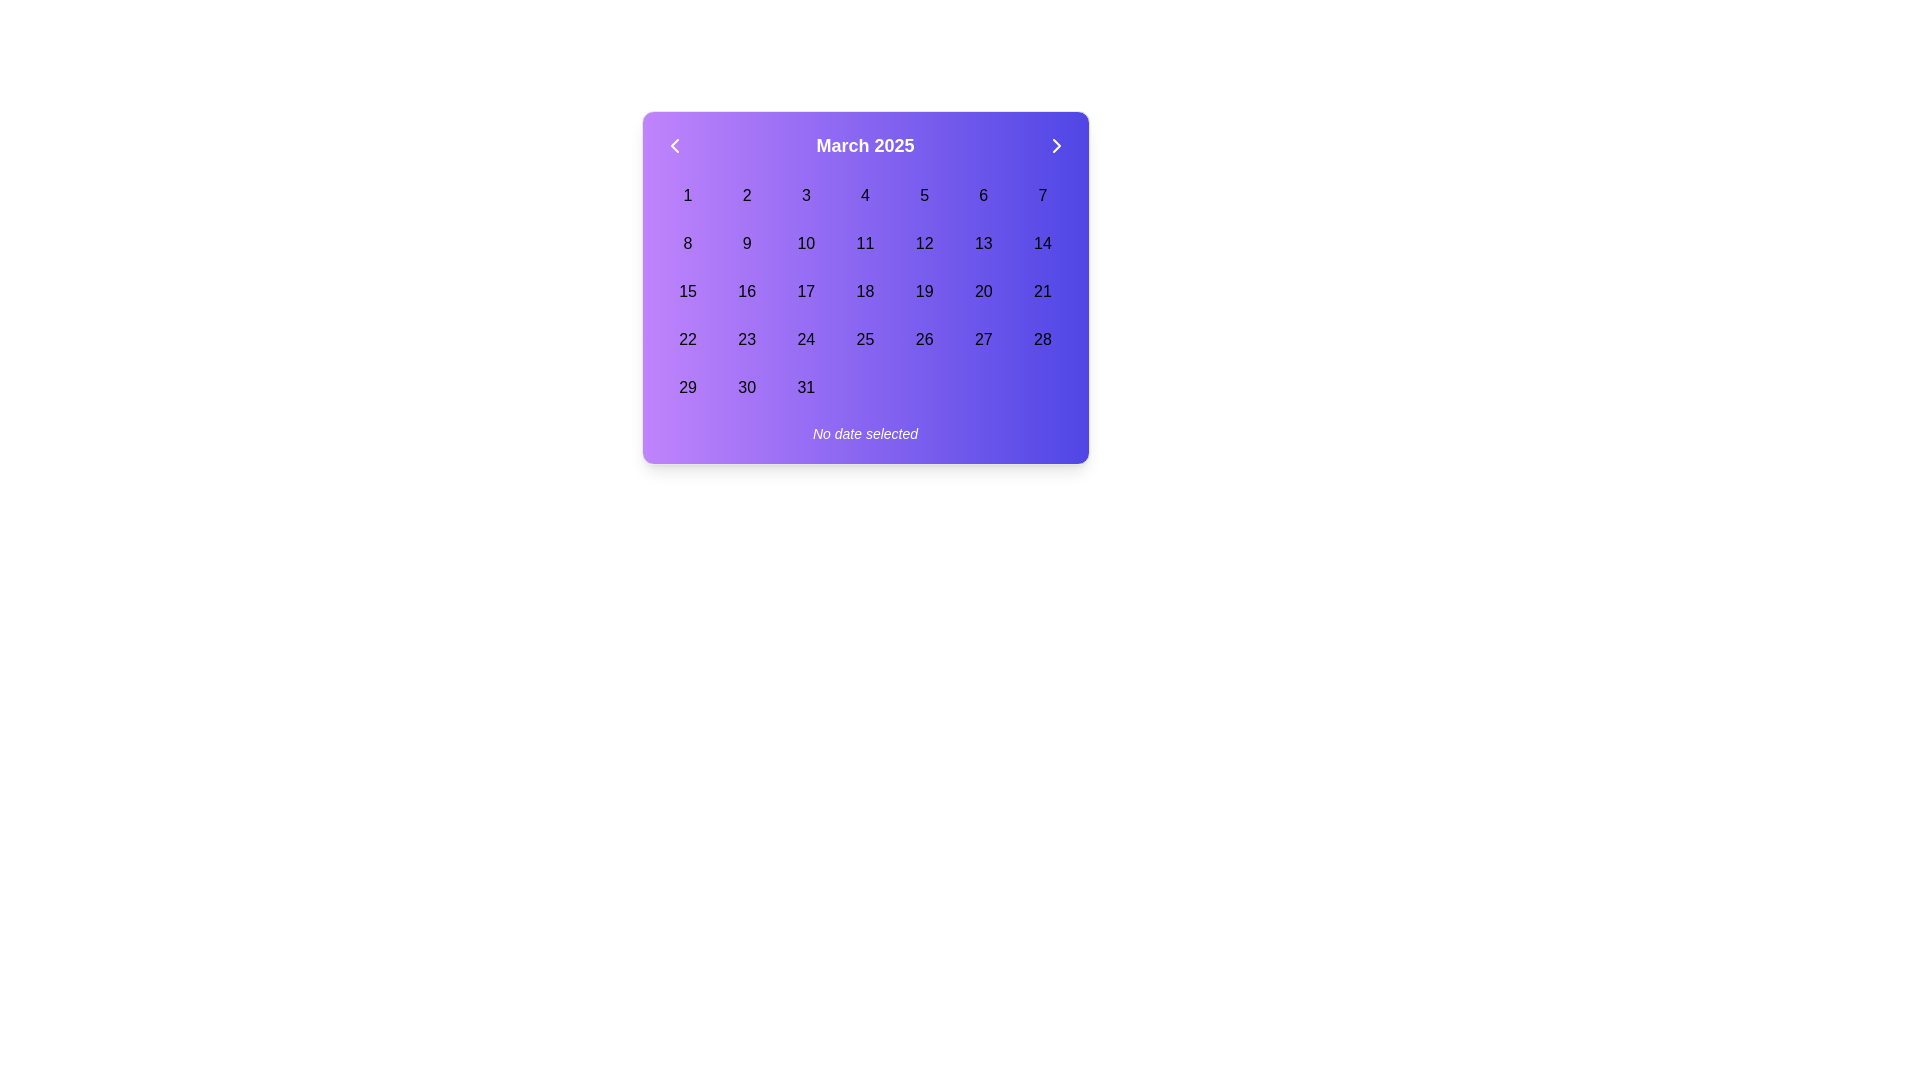 The image size is (1920, 1080). I want to click on the circular button labeled '4' in the calendar grid, so click(865, 196).